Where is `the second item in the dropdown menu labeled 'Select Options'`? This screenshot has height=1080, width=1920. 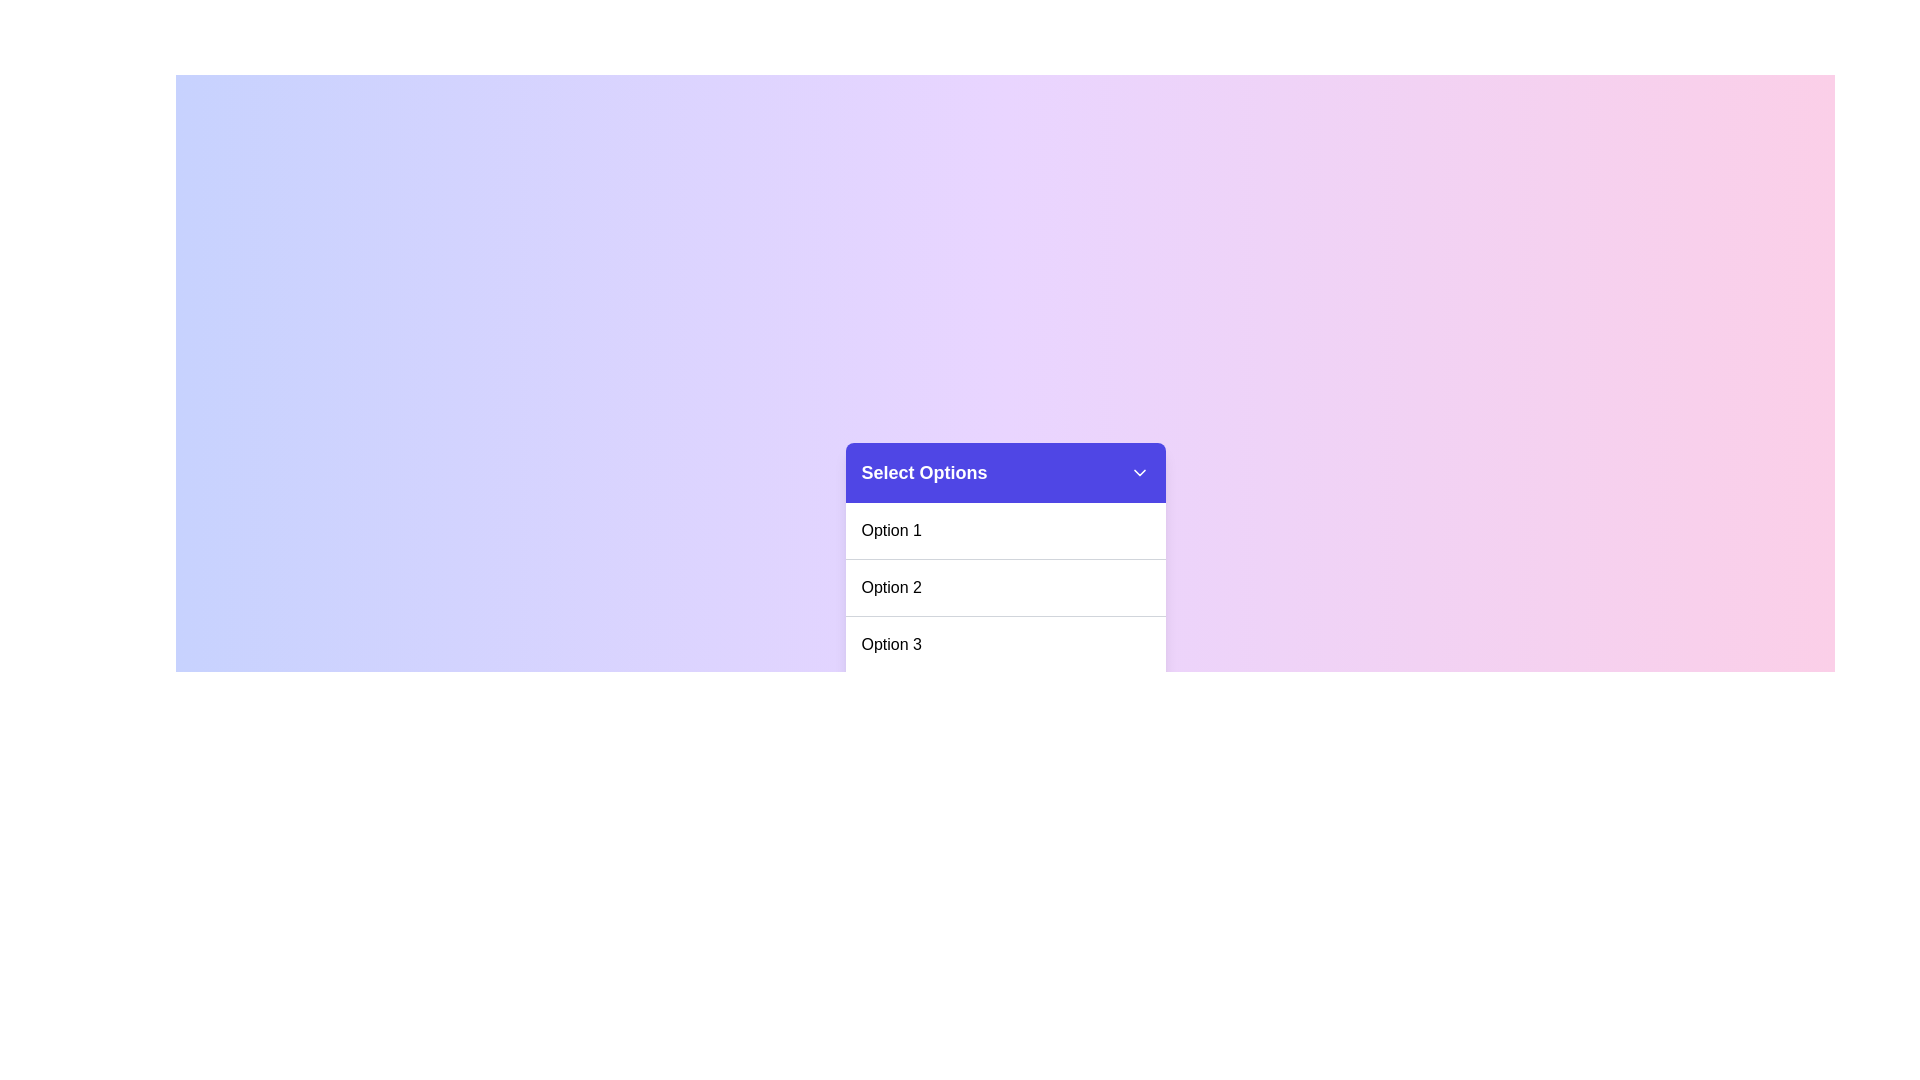 the second item in the dropdown menu labeled 'Select Options' is located at coordinates (1005, 586).